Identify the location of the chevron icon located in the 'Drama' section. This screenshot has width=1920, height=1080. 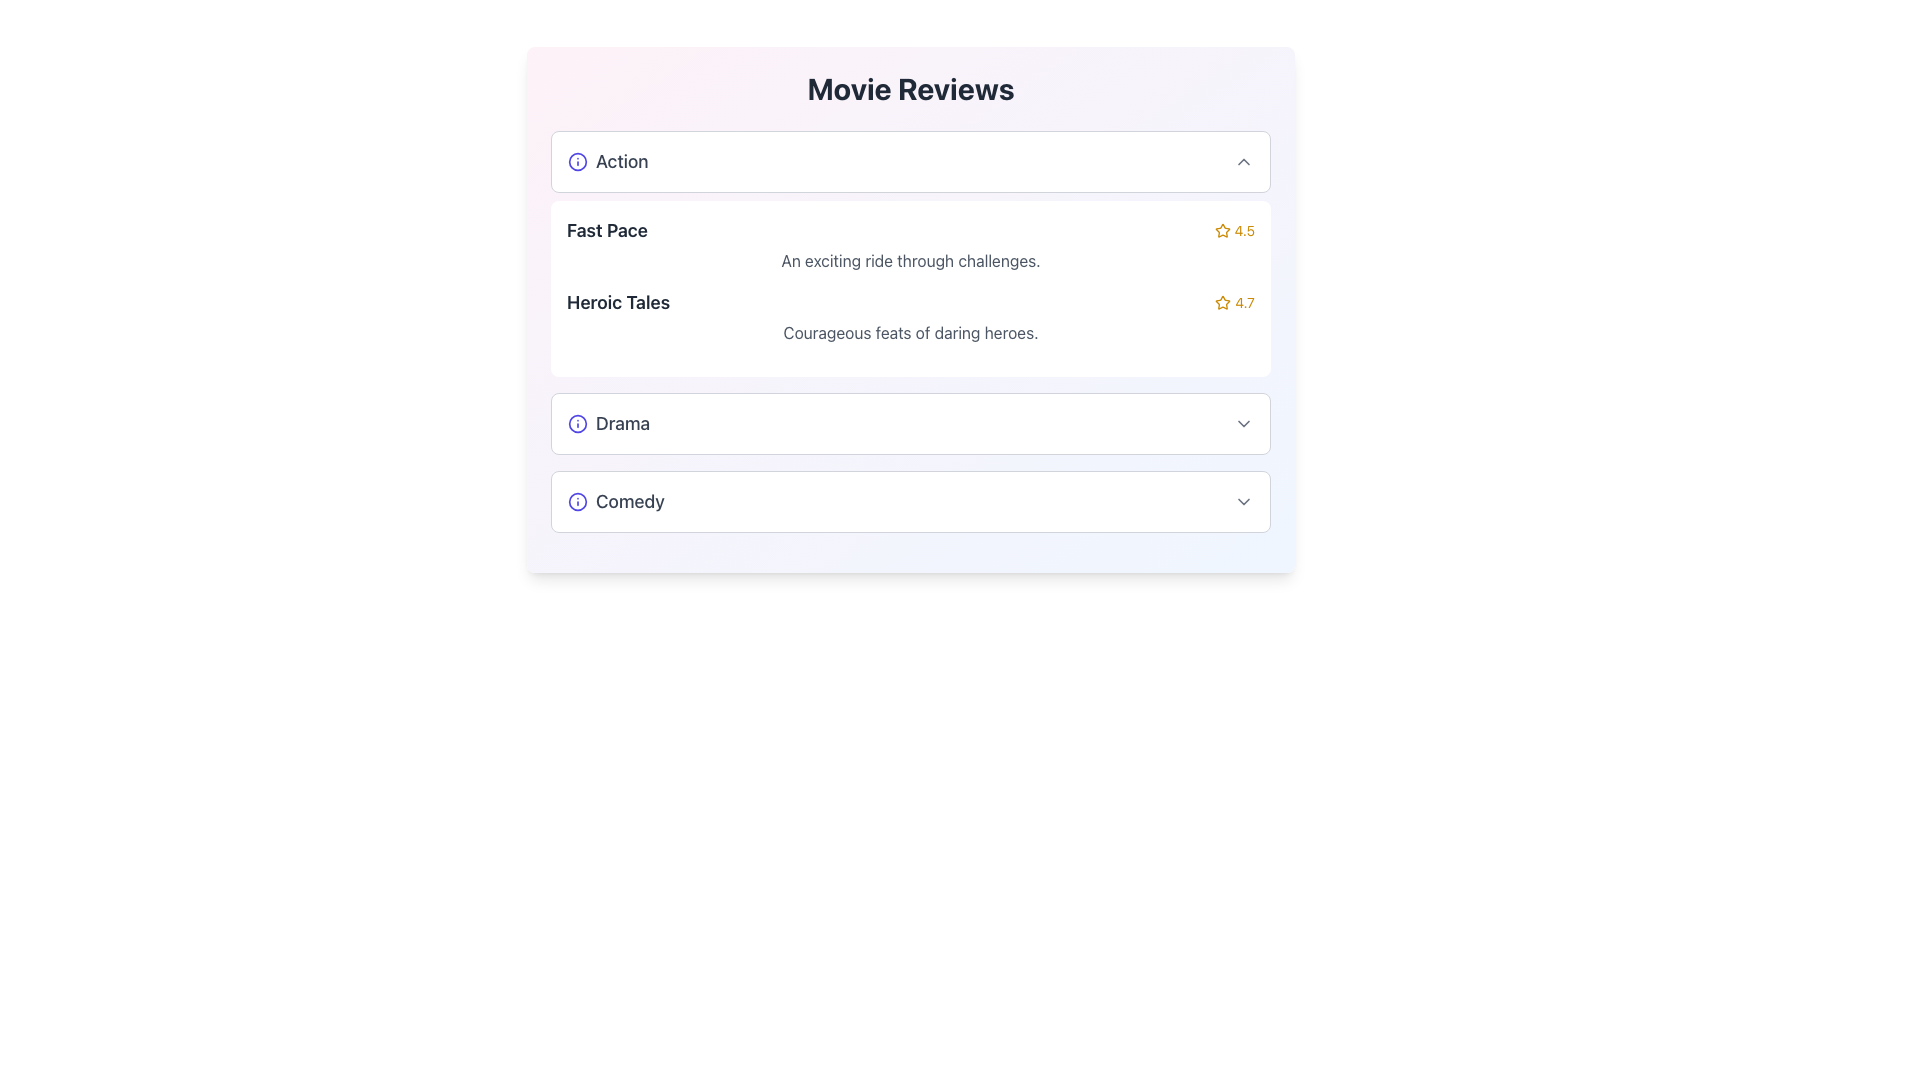
(1242, 423).